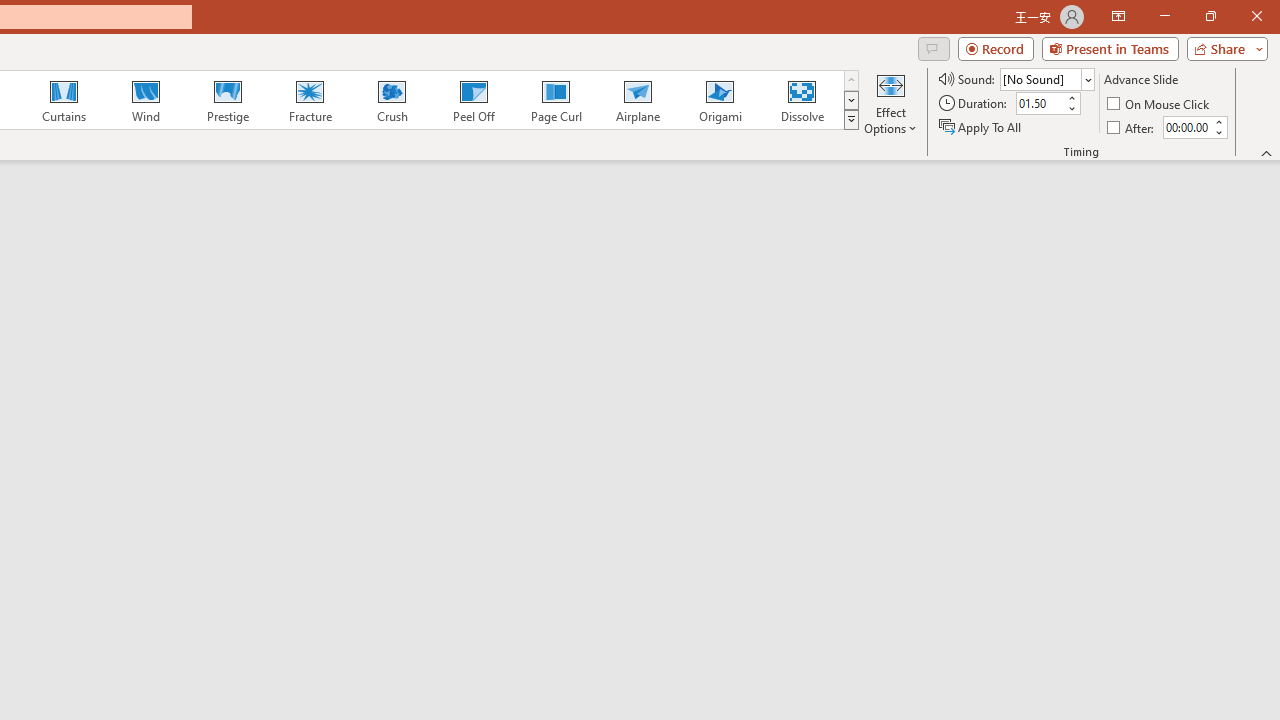 Image resolution: width=1280 pixels, height=720 pixels. Describe the element at coordinates (851, 120) in the screenshot. I see `'Transition Effects'` at that location.